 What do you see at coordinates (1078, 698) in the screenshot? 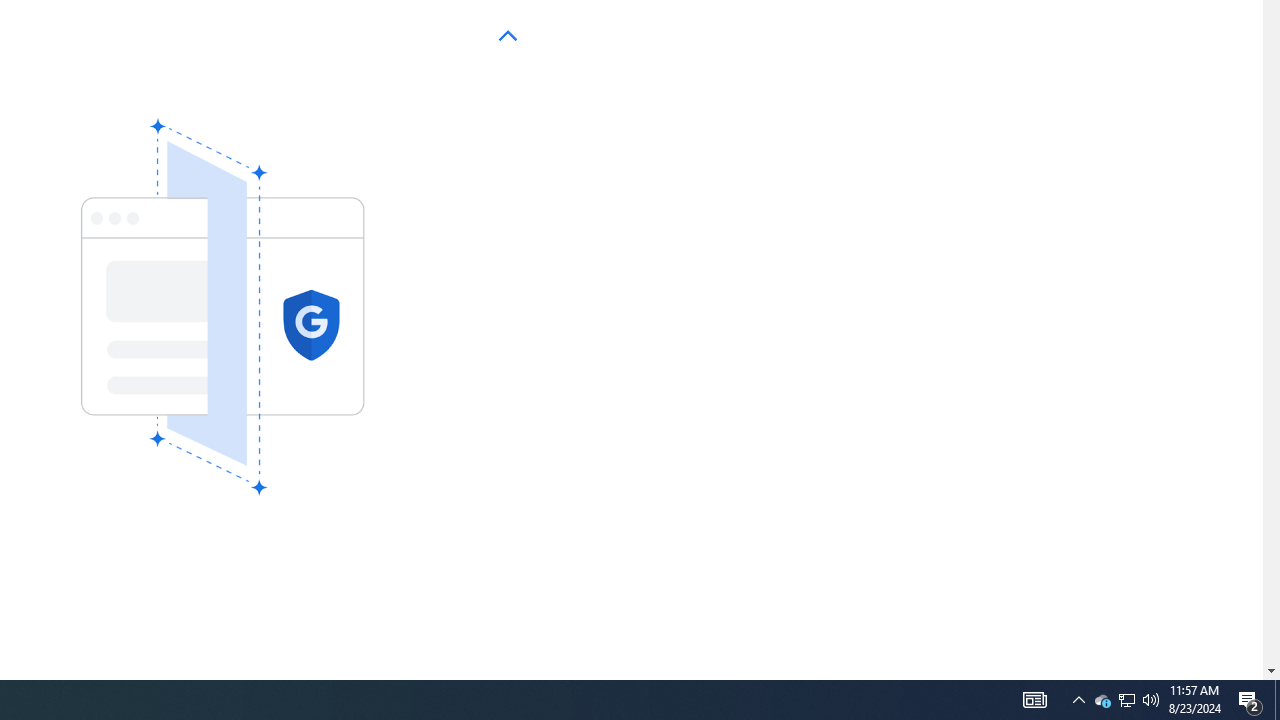
I see `'Notification Chevron'` at bounding box center [1078, 698].